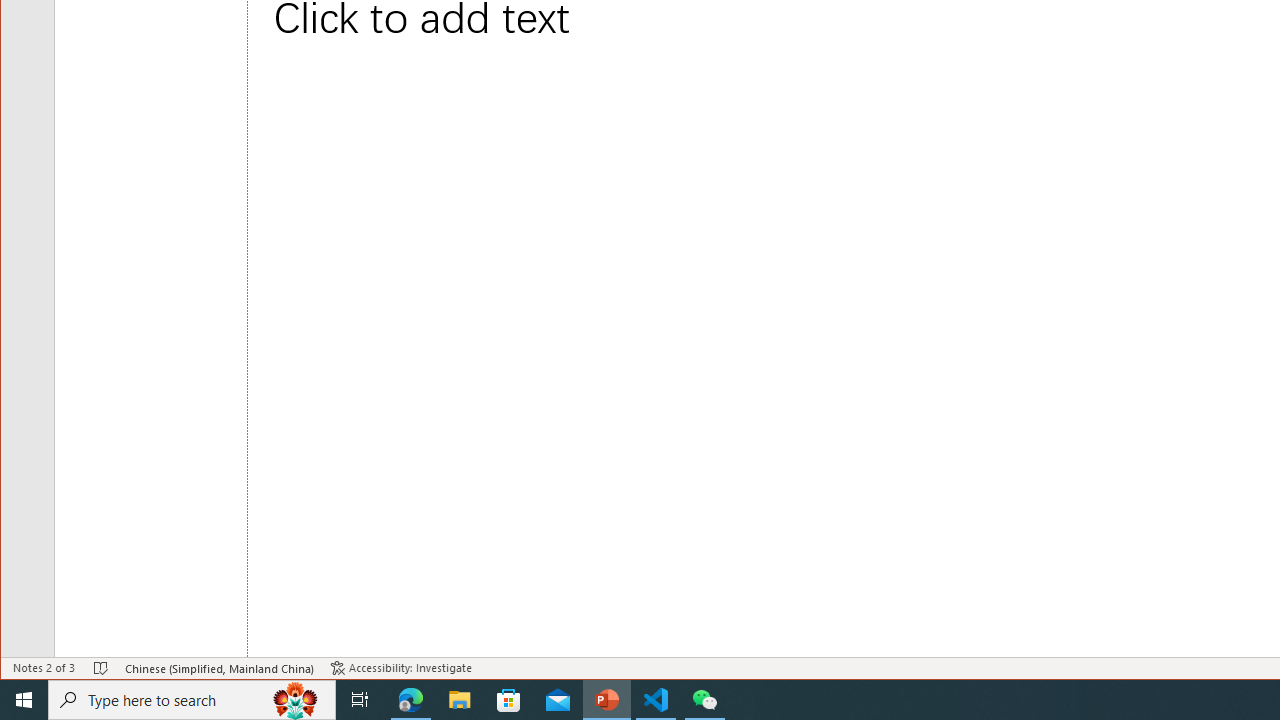  What do you see at coordinates (606, 698) in the screenshot?
I see `'PowerPoint - 1 running window'` at bounding box center [606, 698].